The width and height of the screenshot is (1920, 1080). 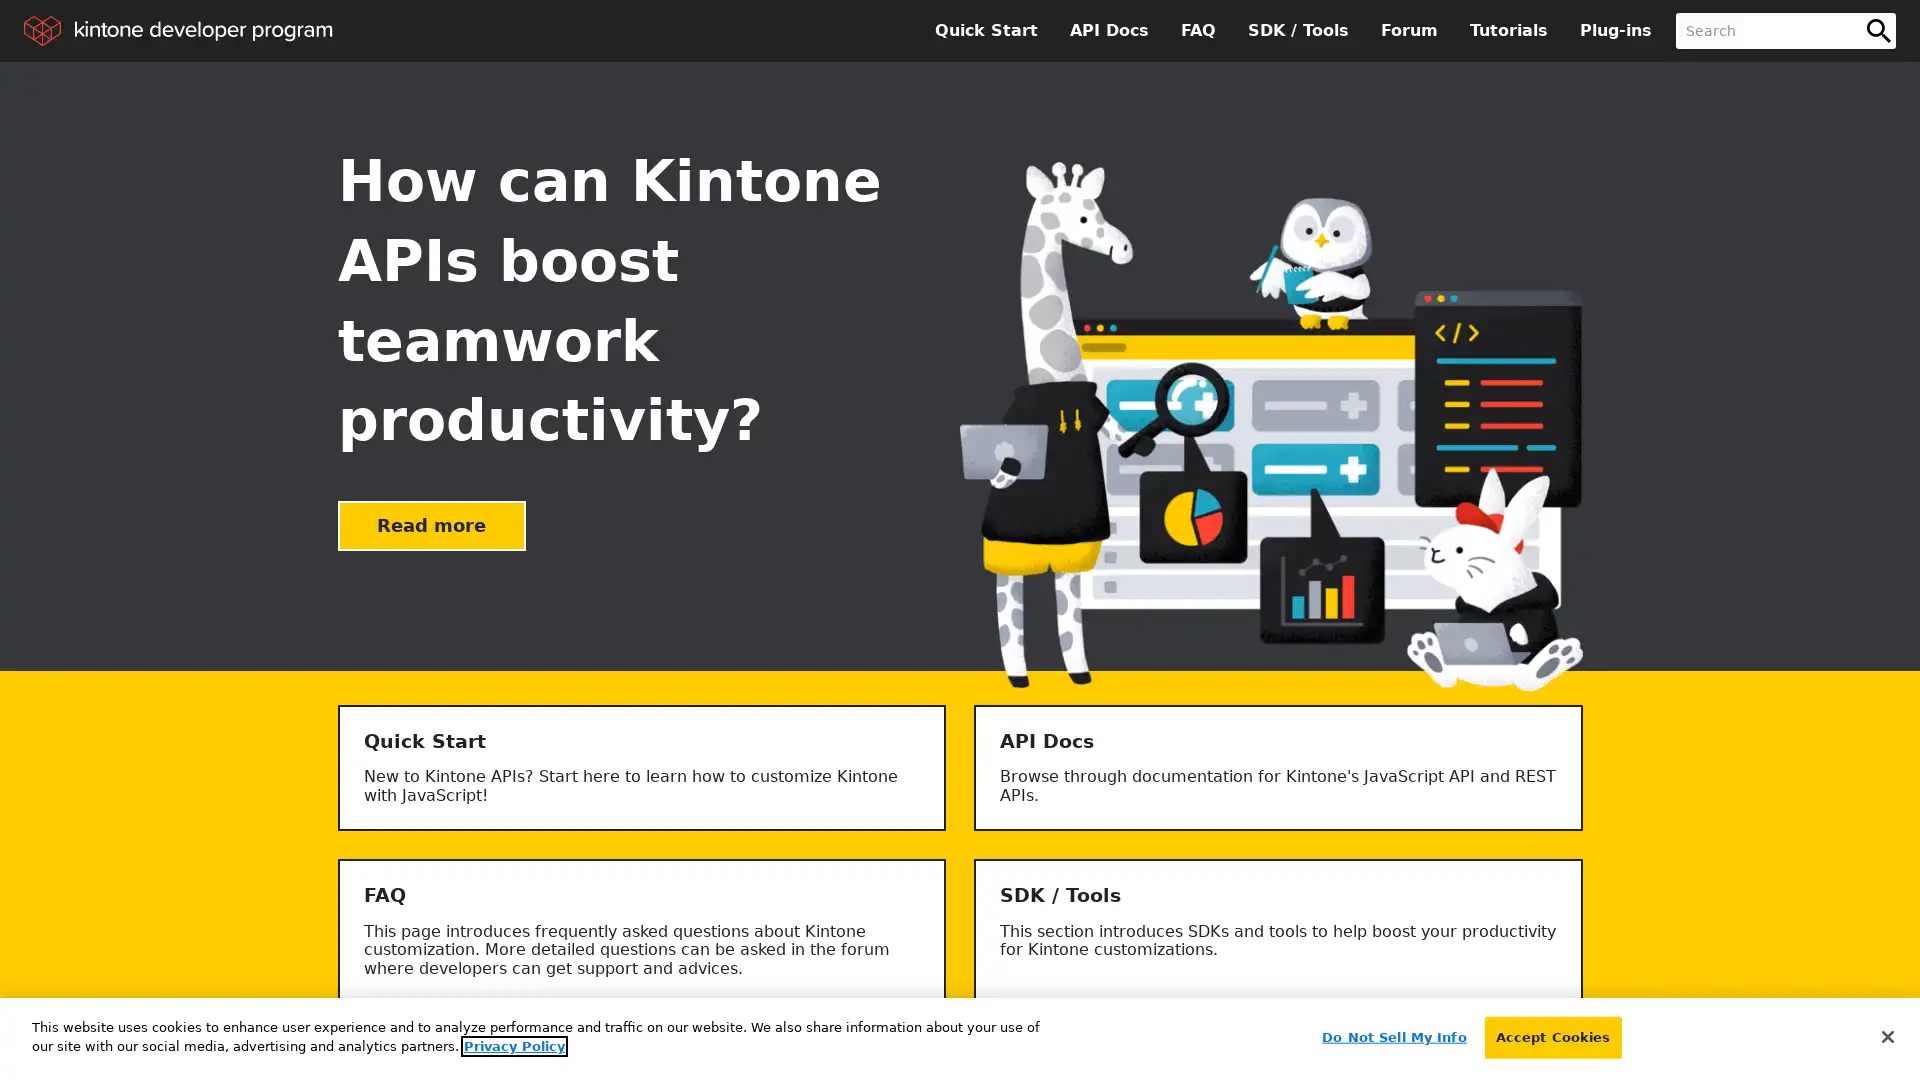 What do you see at coordinates (1551, 1036) in the screenshot?
I see `Accept Cookies` at bounding box center [1551, 1036].